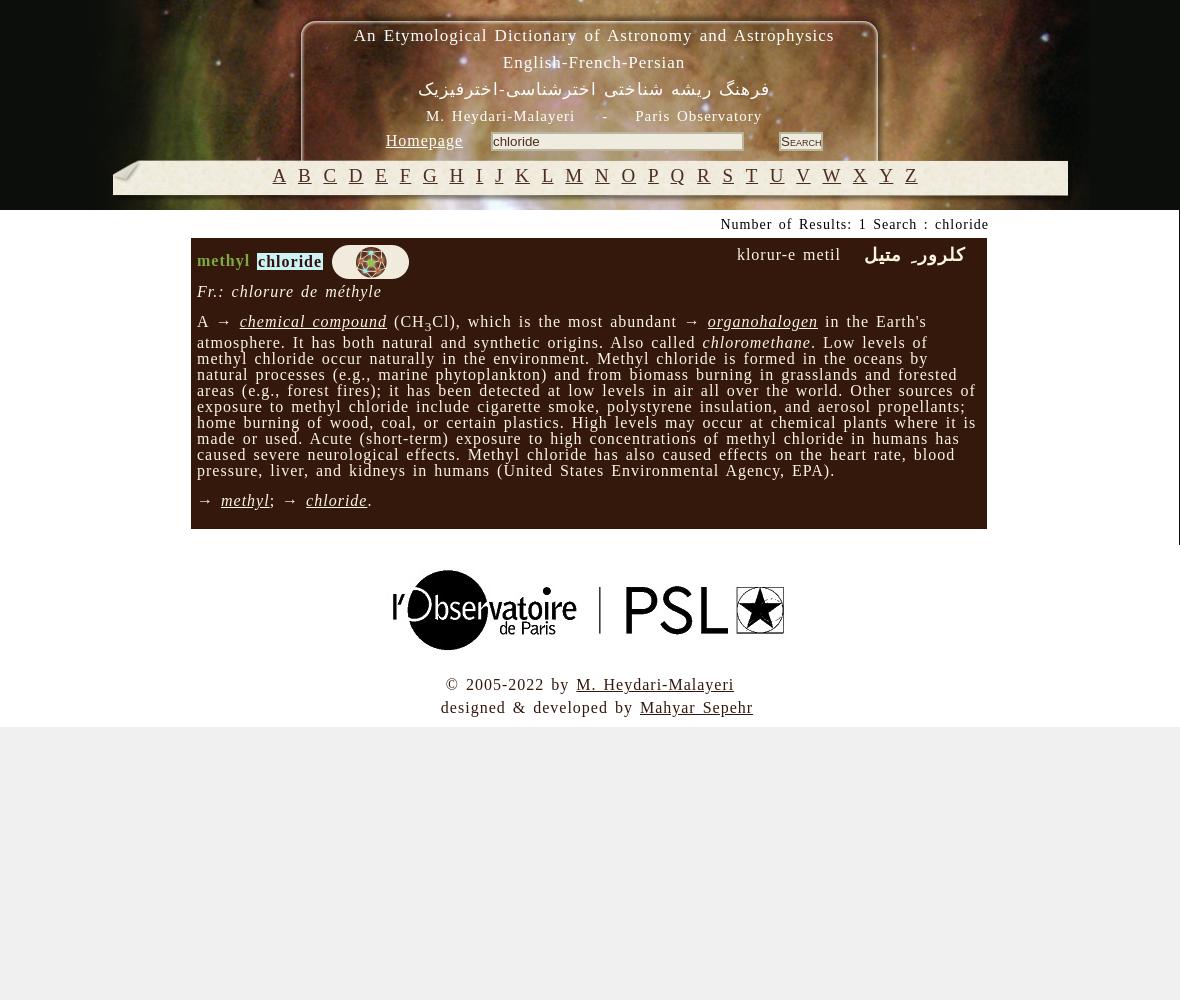  I want to click on 'Fr.: chlorure de méthyle', so click(288, 291).